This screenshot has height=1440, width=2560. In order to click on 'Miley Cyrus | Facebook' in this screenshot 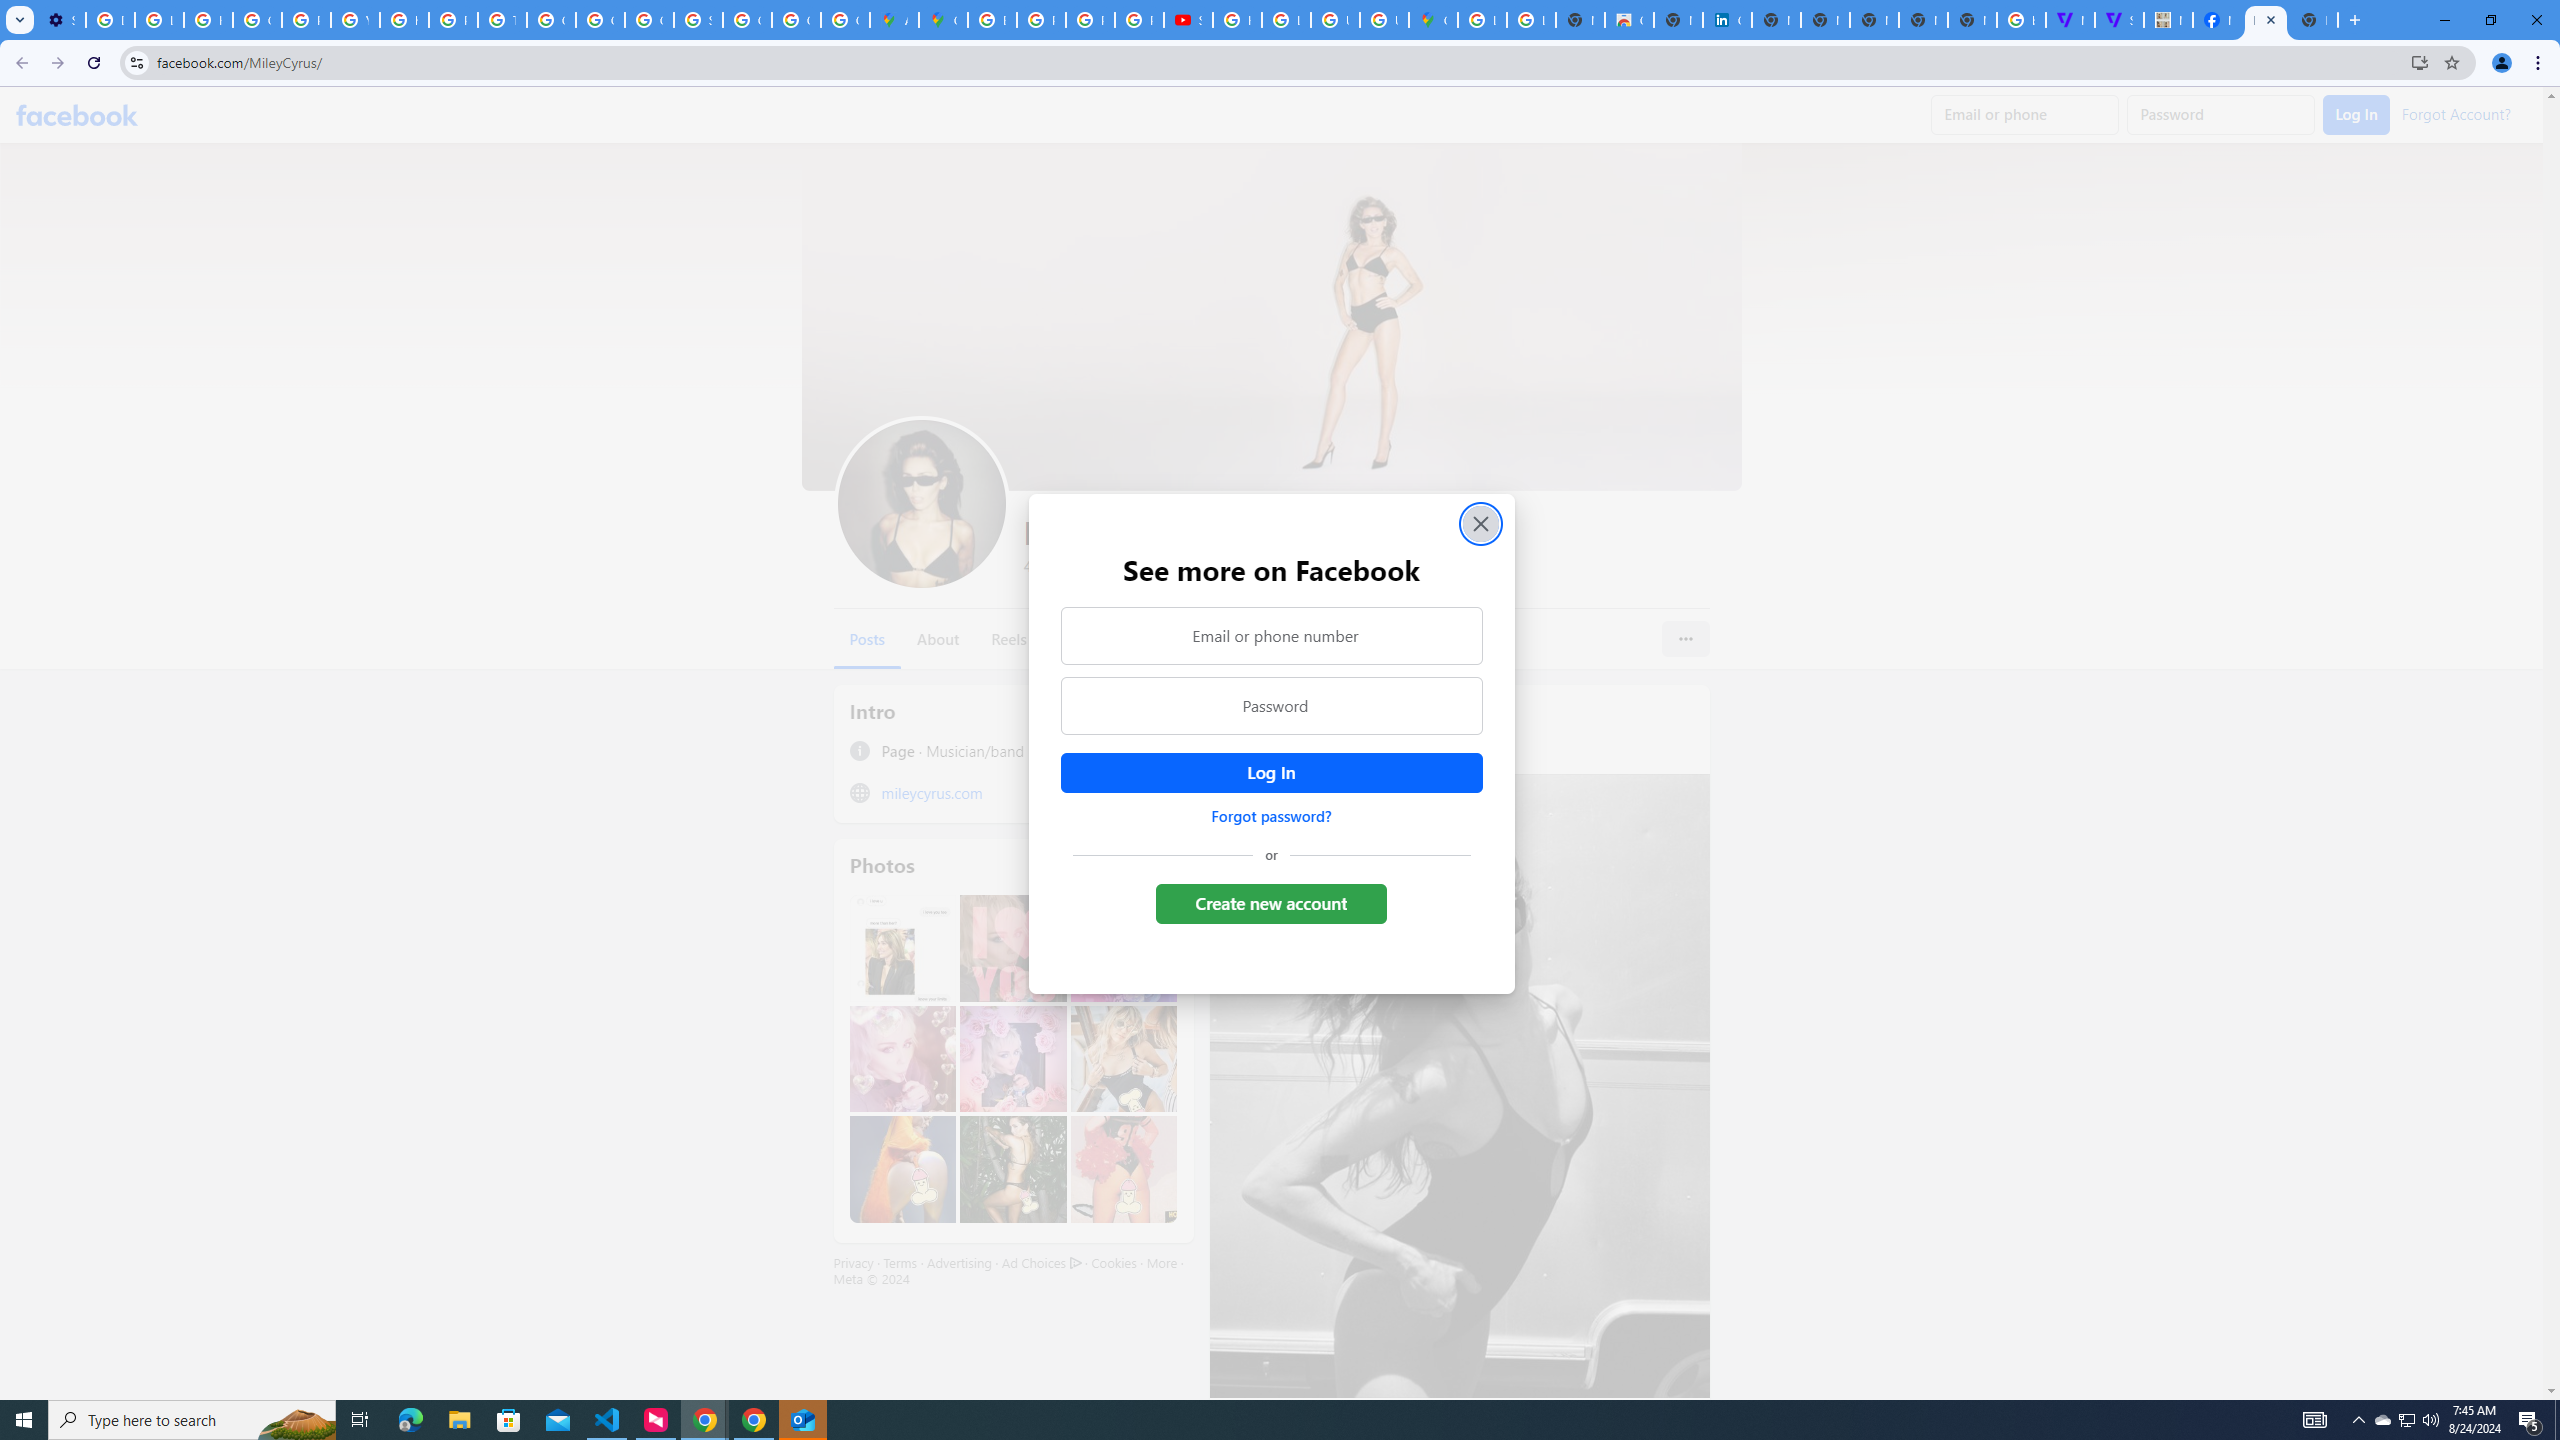, I will do `click(2265, 19)`.